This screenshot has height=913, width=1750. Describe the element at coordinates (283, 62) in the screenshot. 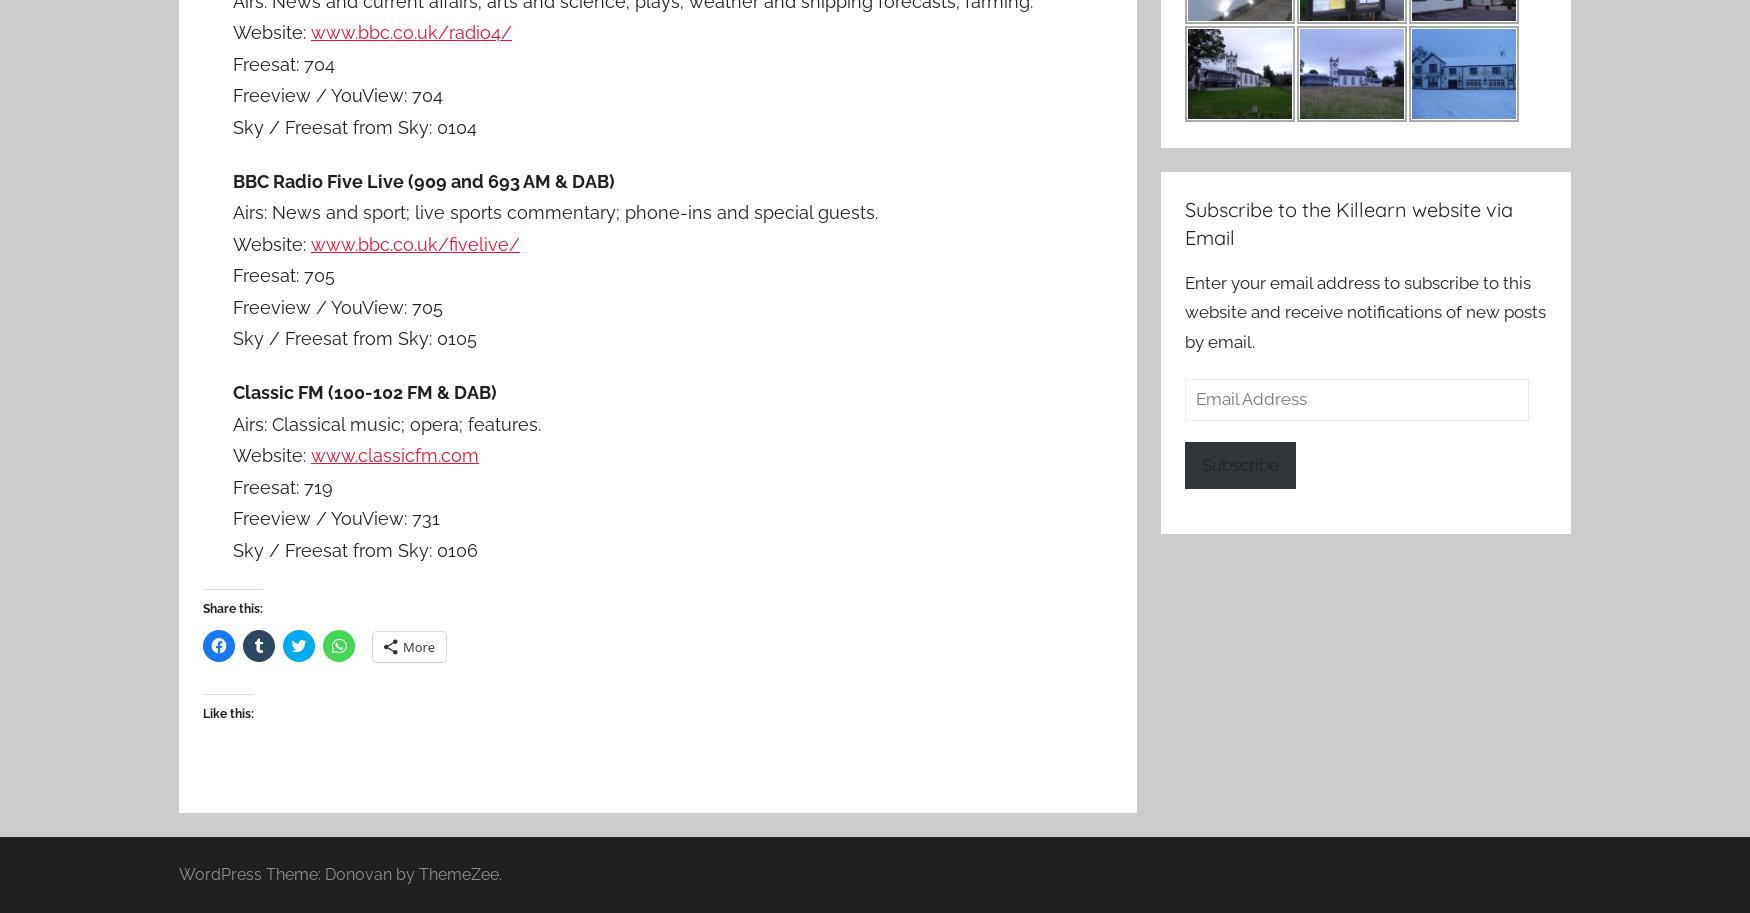

I see `'Freesat: 704'` at that location.